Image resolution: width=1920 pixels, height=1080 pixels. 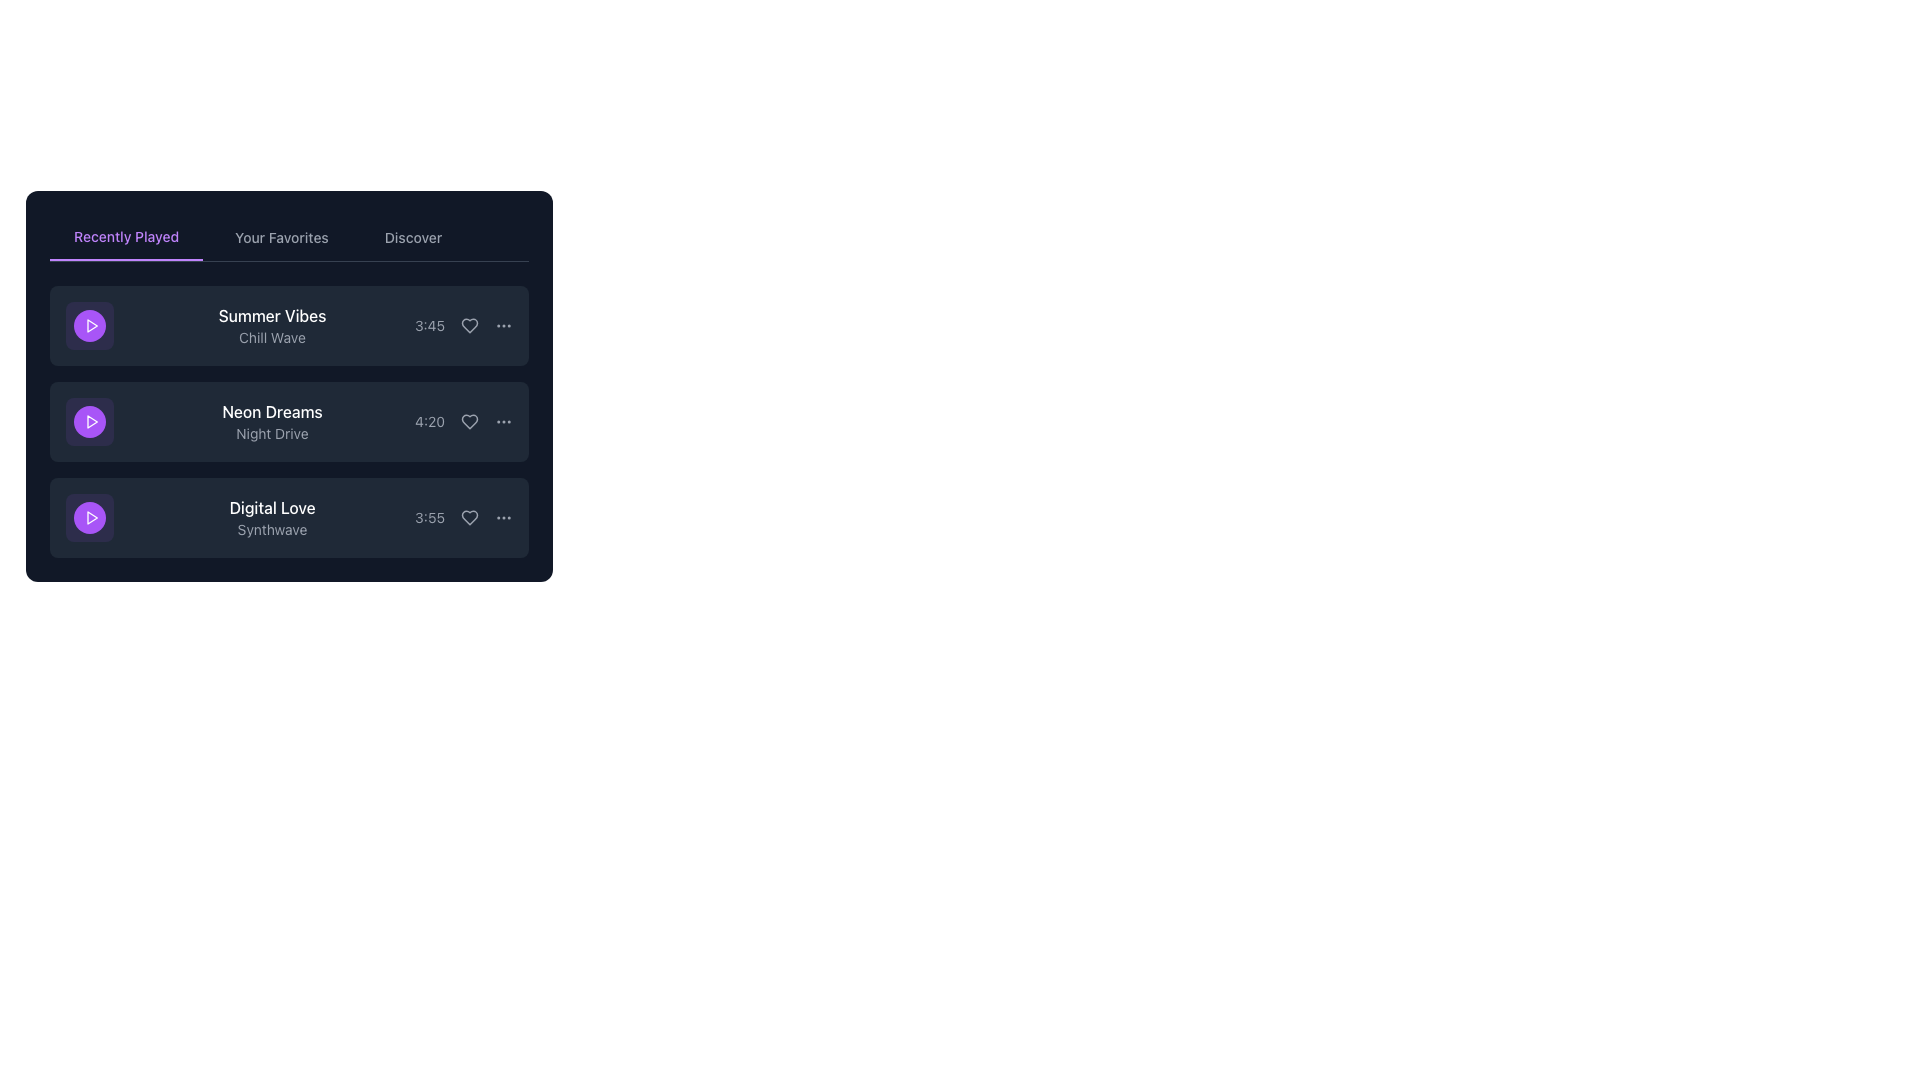 What do you see at coordinates (281, 237) in the screenshot?
I see `the 'Your Favorites' tab in the navigation menu` at bounding box center [281, 237].